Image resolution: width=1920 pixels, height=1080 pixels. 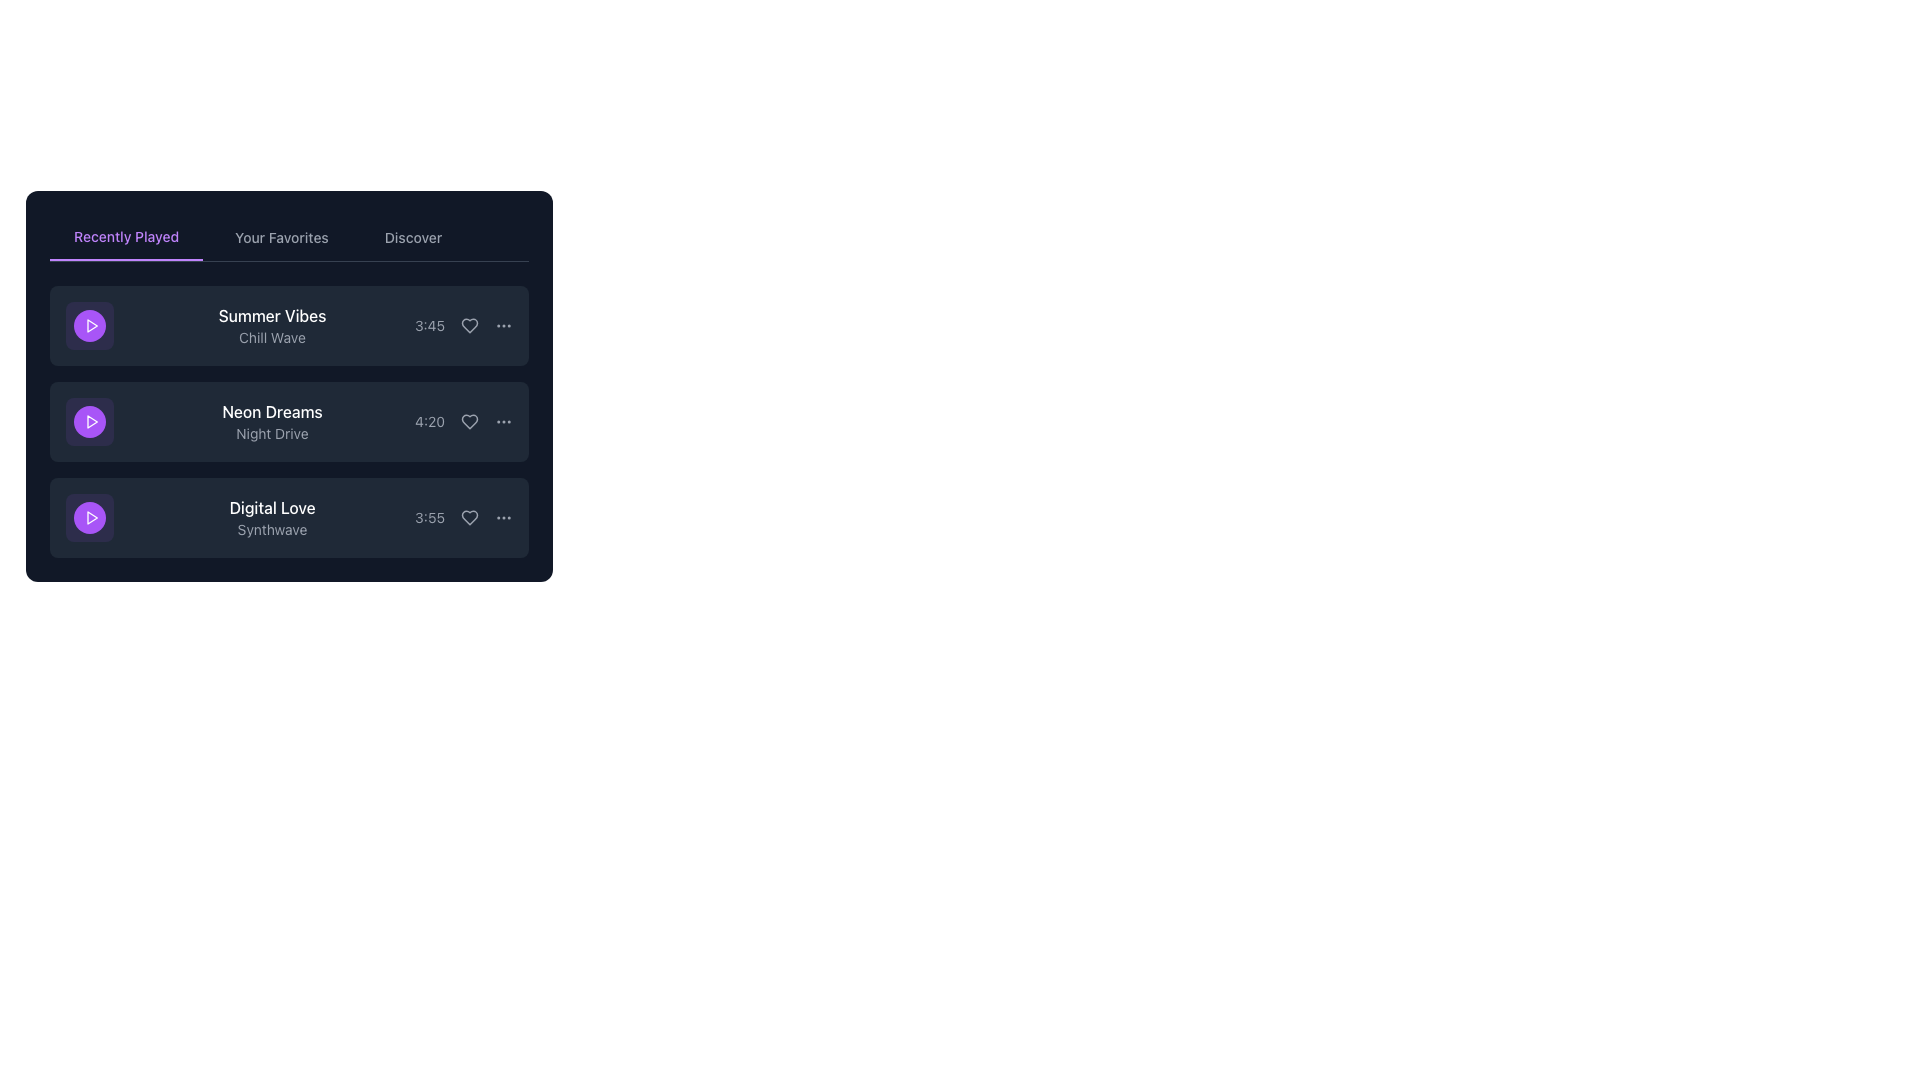 What do you see at coordinates (281, 237) in the screenshot?
I see `the 'Your Favorites' tab in the navigation menu` at bounding box center [281, 237].